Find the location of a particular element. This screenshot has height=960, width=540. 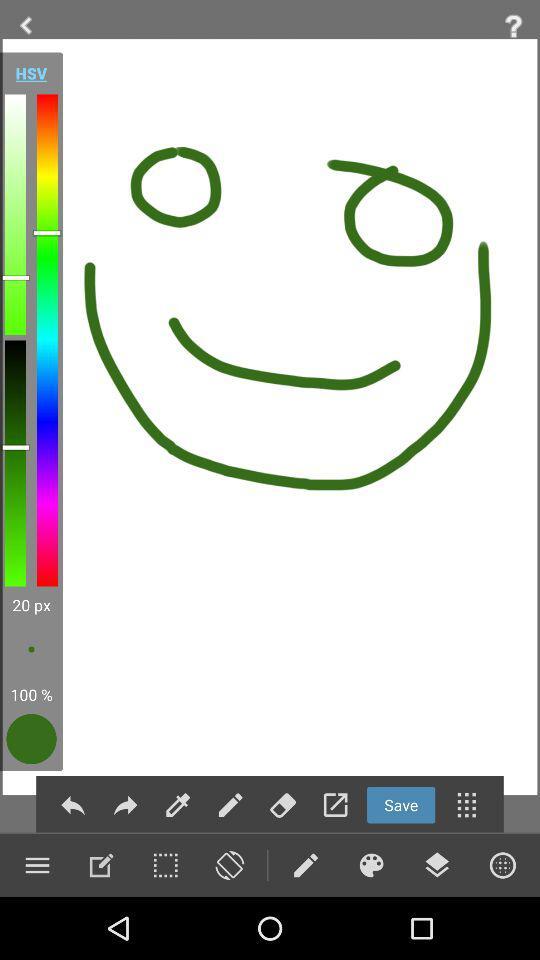

apps is located at coordinates (466, 805).